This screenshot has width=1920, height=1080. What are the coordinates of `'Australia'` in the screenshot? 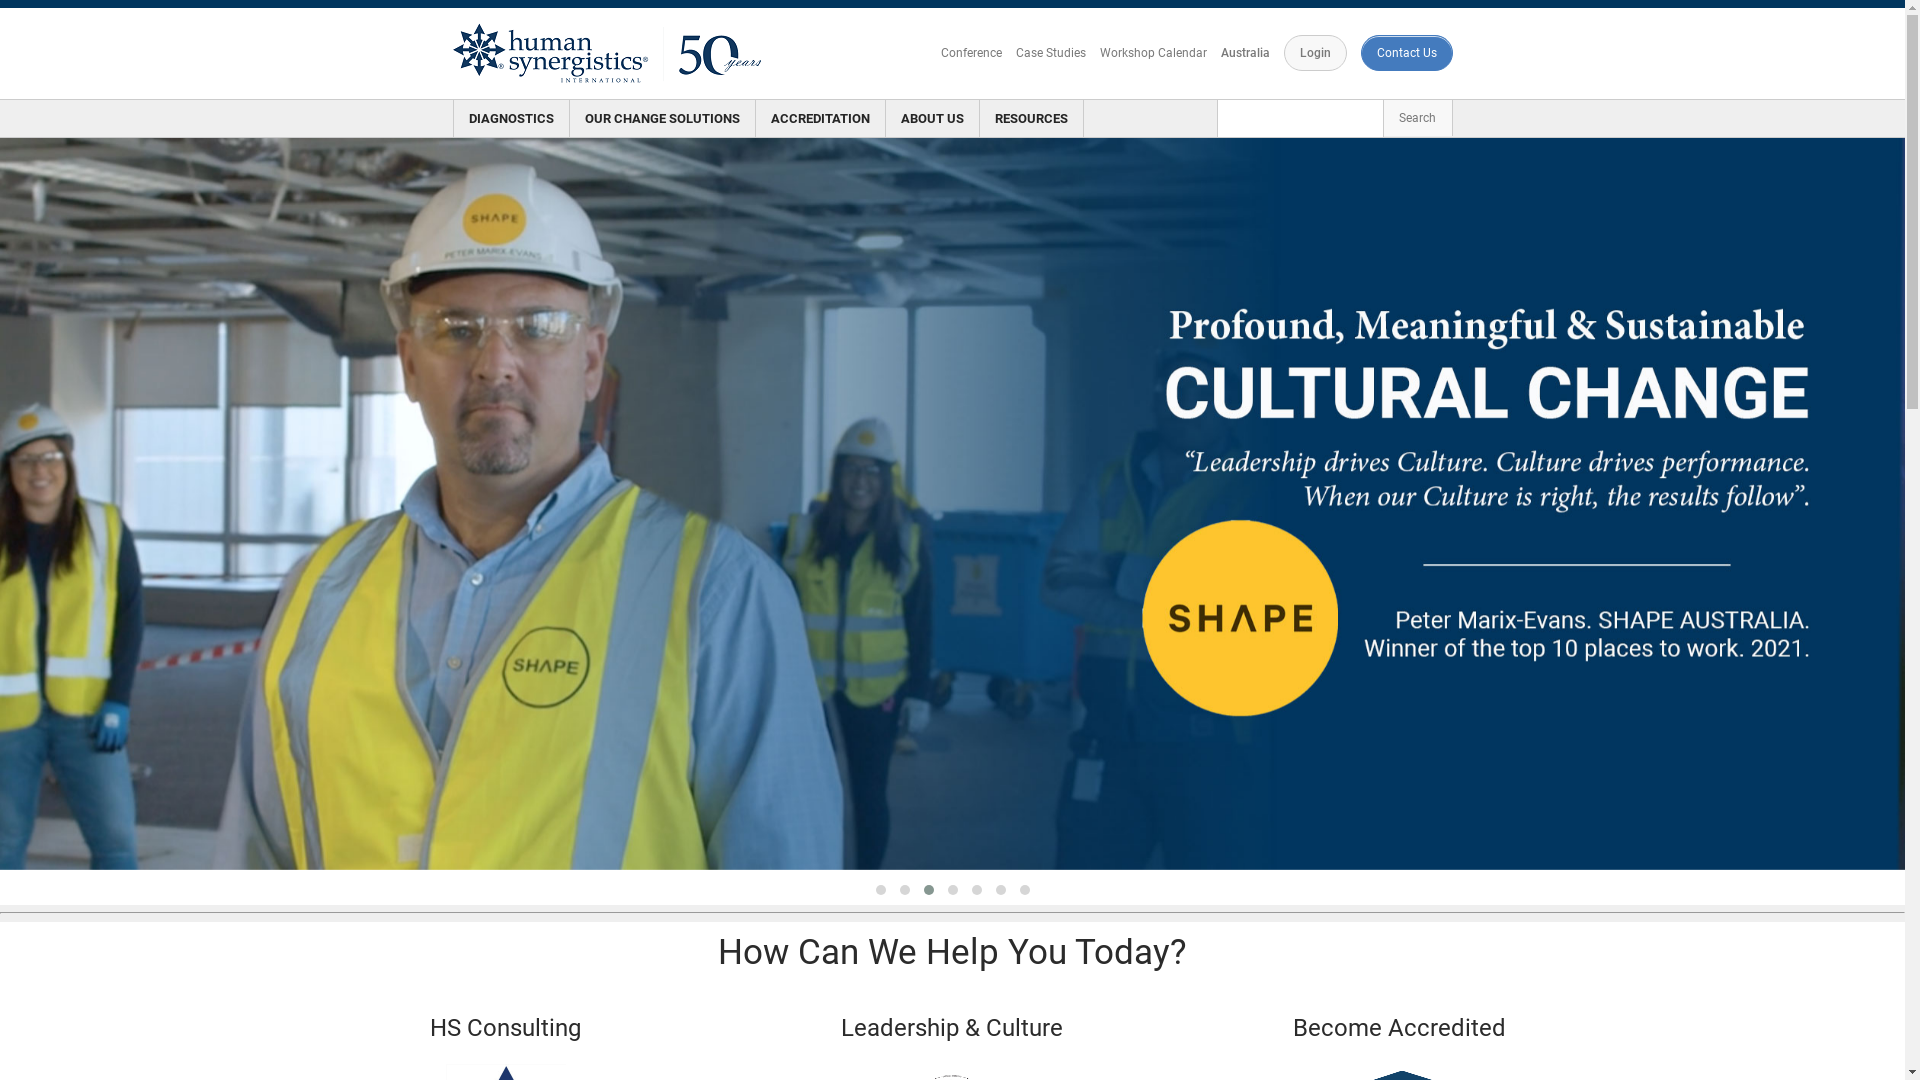 It's located at (1243, 52).